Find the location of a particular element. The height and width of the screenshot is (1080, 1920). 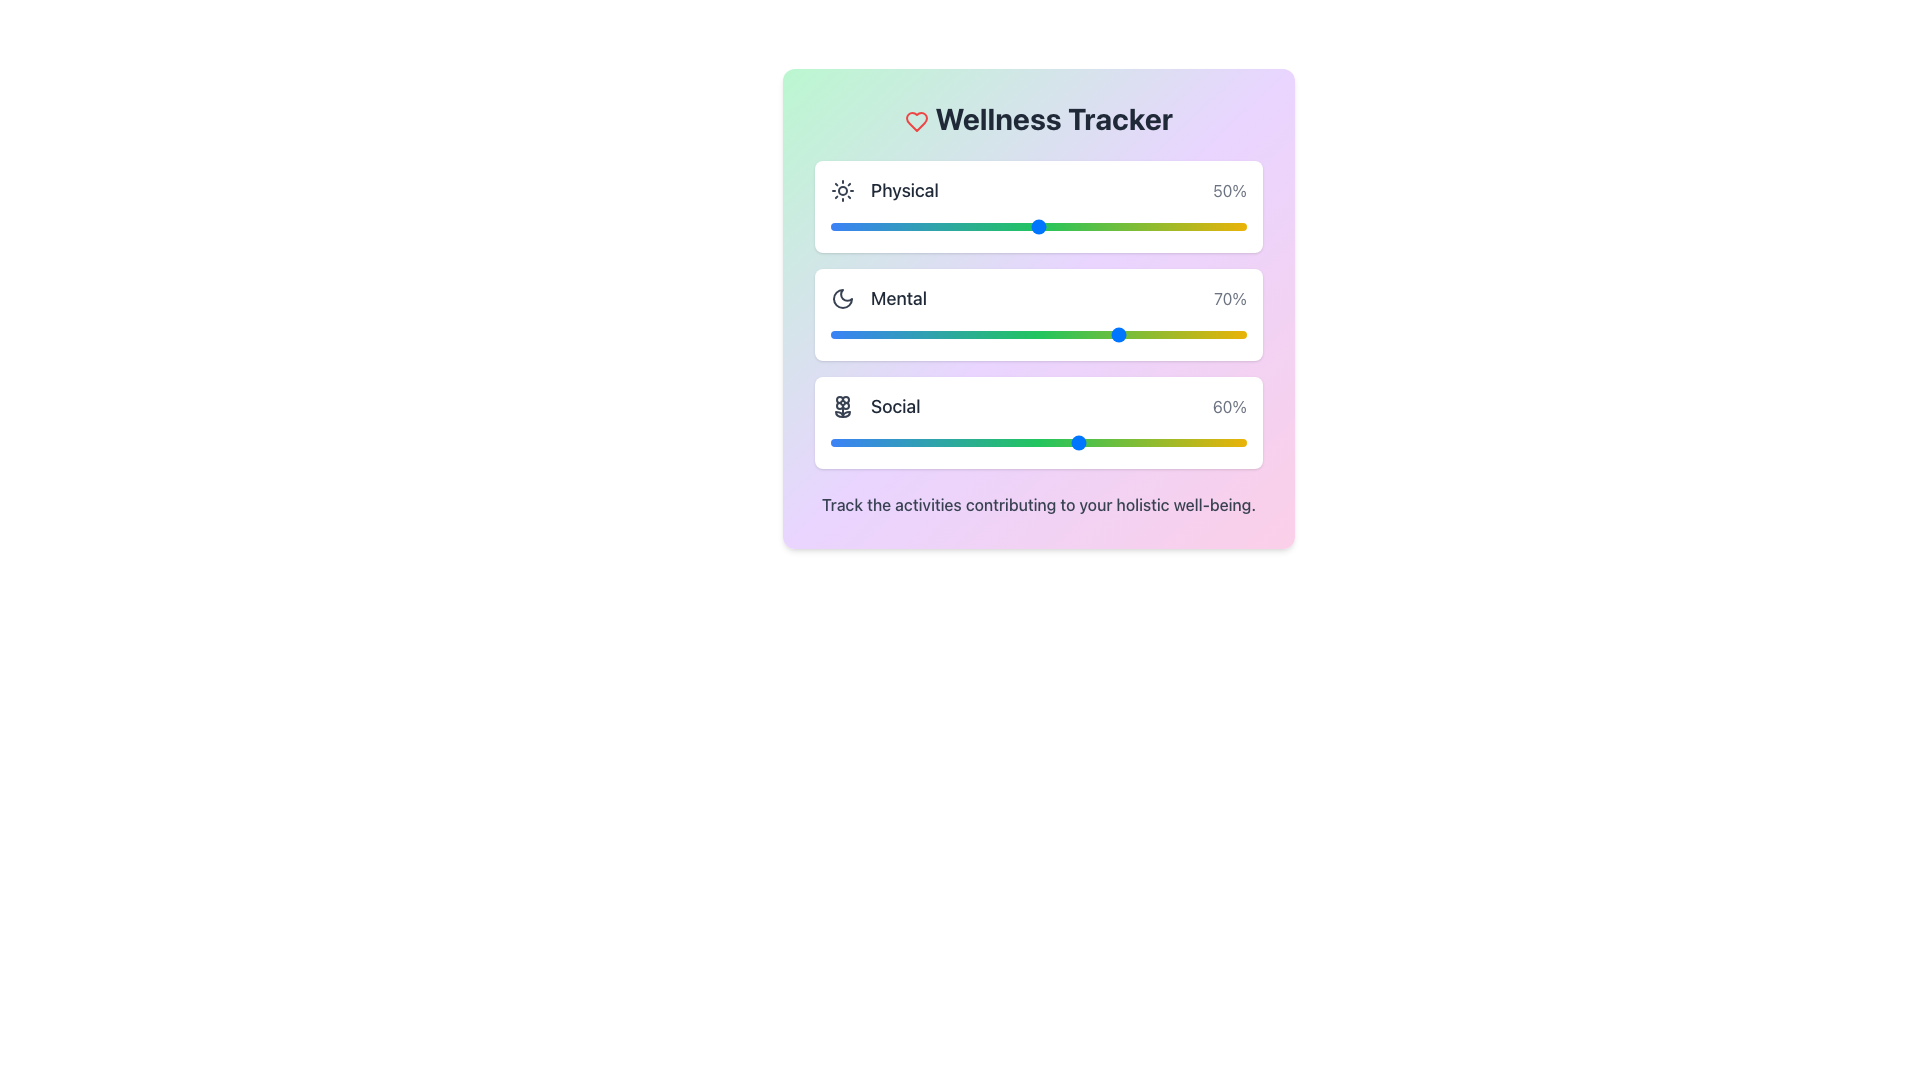

the sun icon located in the 'Physical' section of the 'Wellness Tracker' panel, positioned to the far left next to the 'Physical' text label is located at coordinates (843, 191).